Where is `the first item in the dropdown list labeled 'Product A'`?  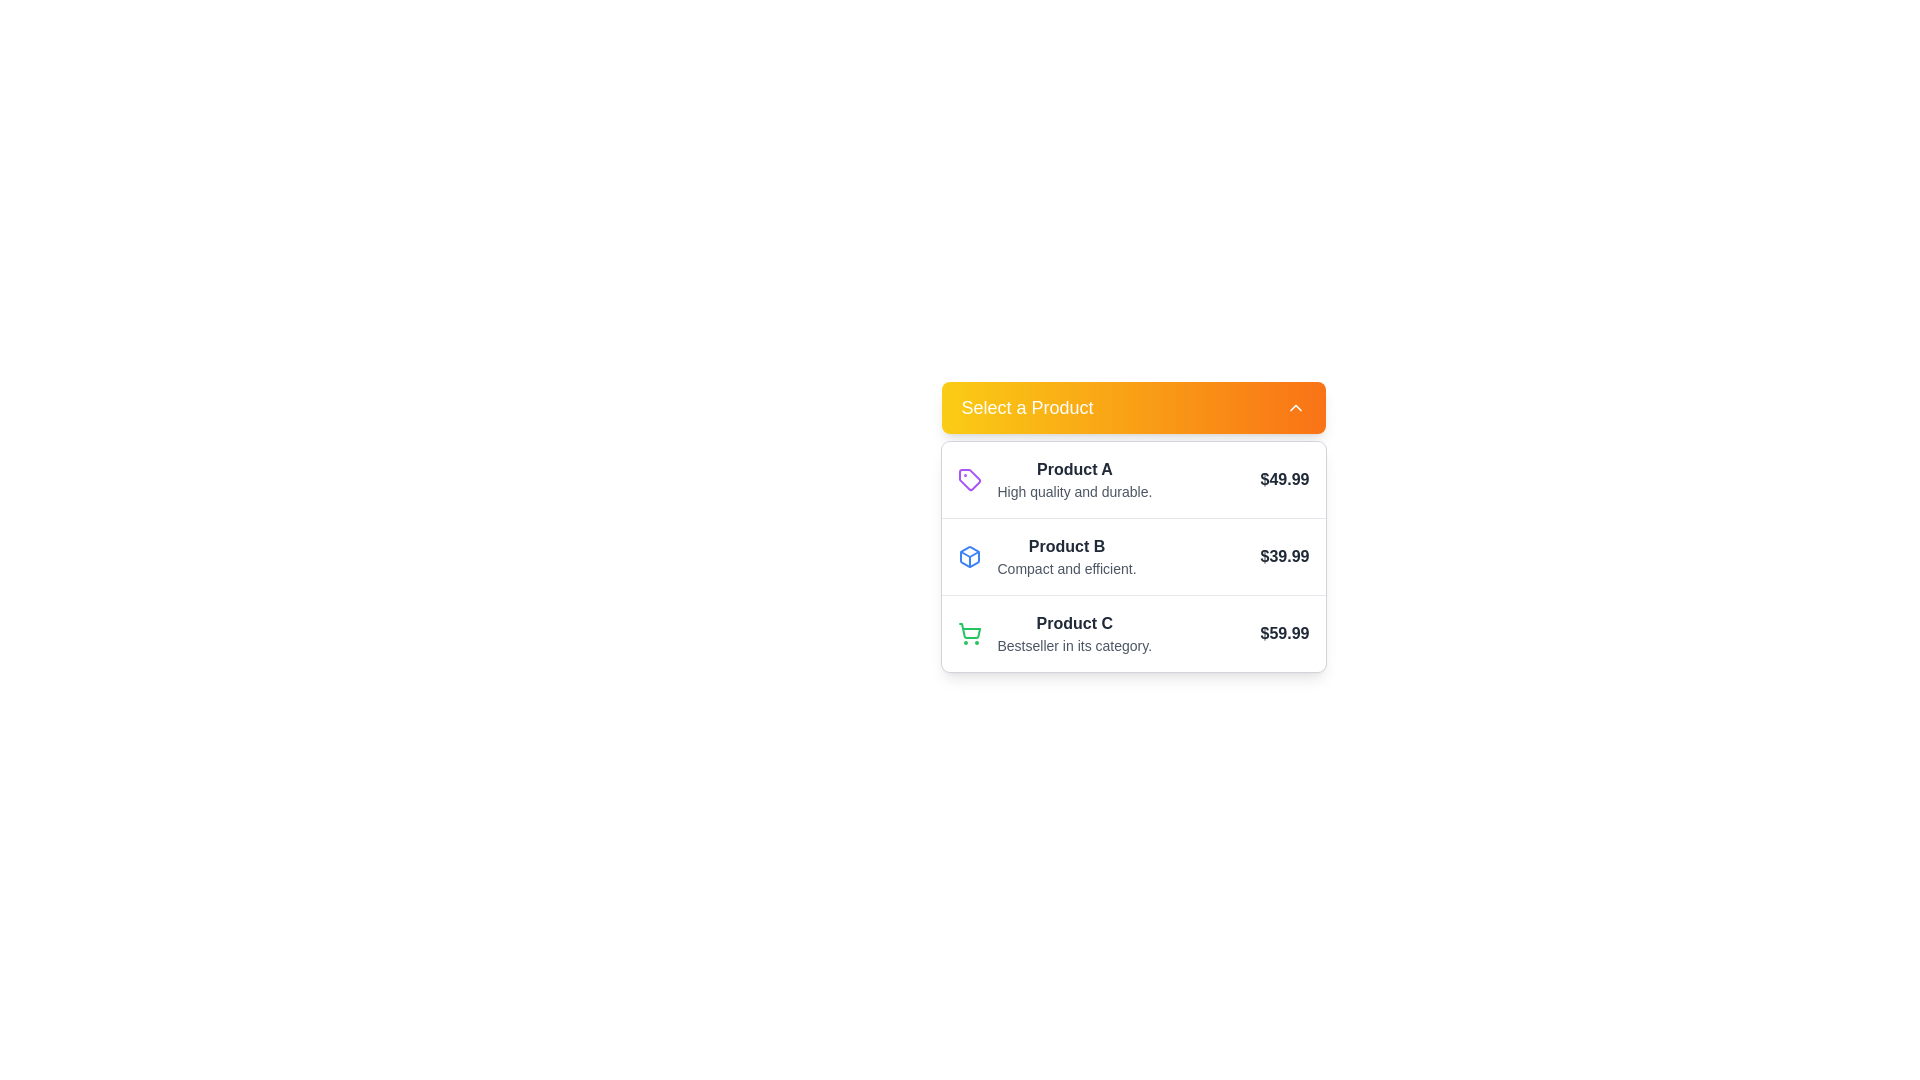
the first item in the dropdown list labeled 'Product A' is located at coordinates (1133, 479).